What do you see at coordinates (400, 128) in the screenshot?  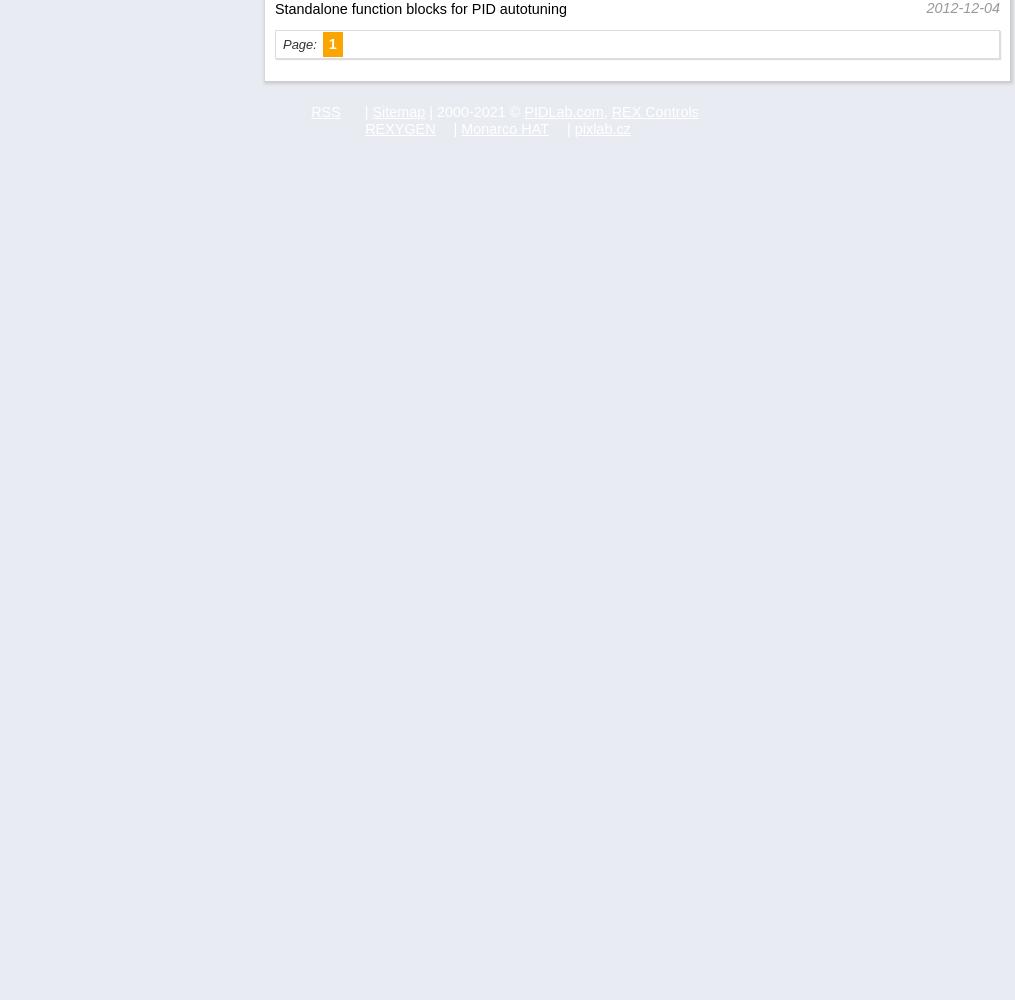 I see `'REXYGEN'` at bounding box center [400, 128].